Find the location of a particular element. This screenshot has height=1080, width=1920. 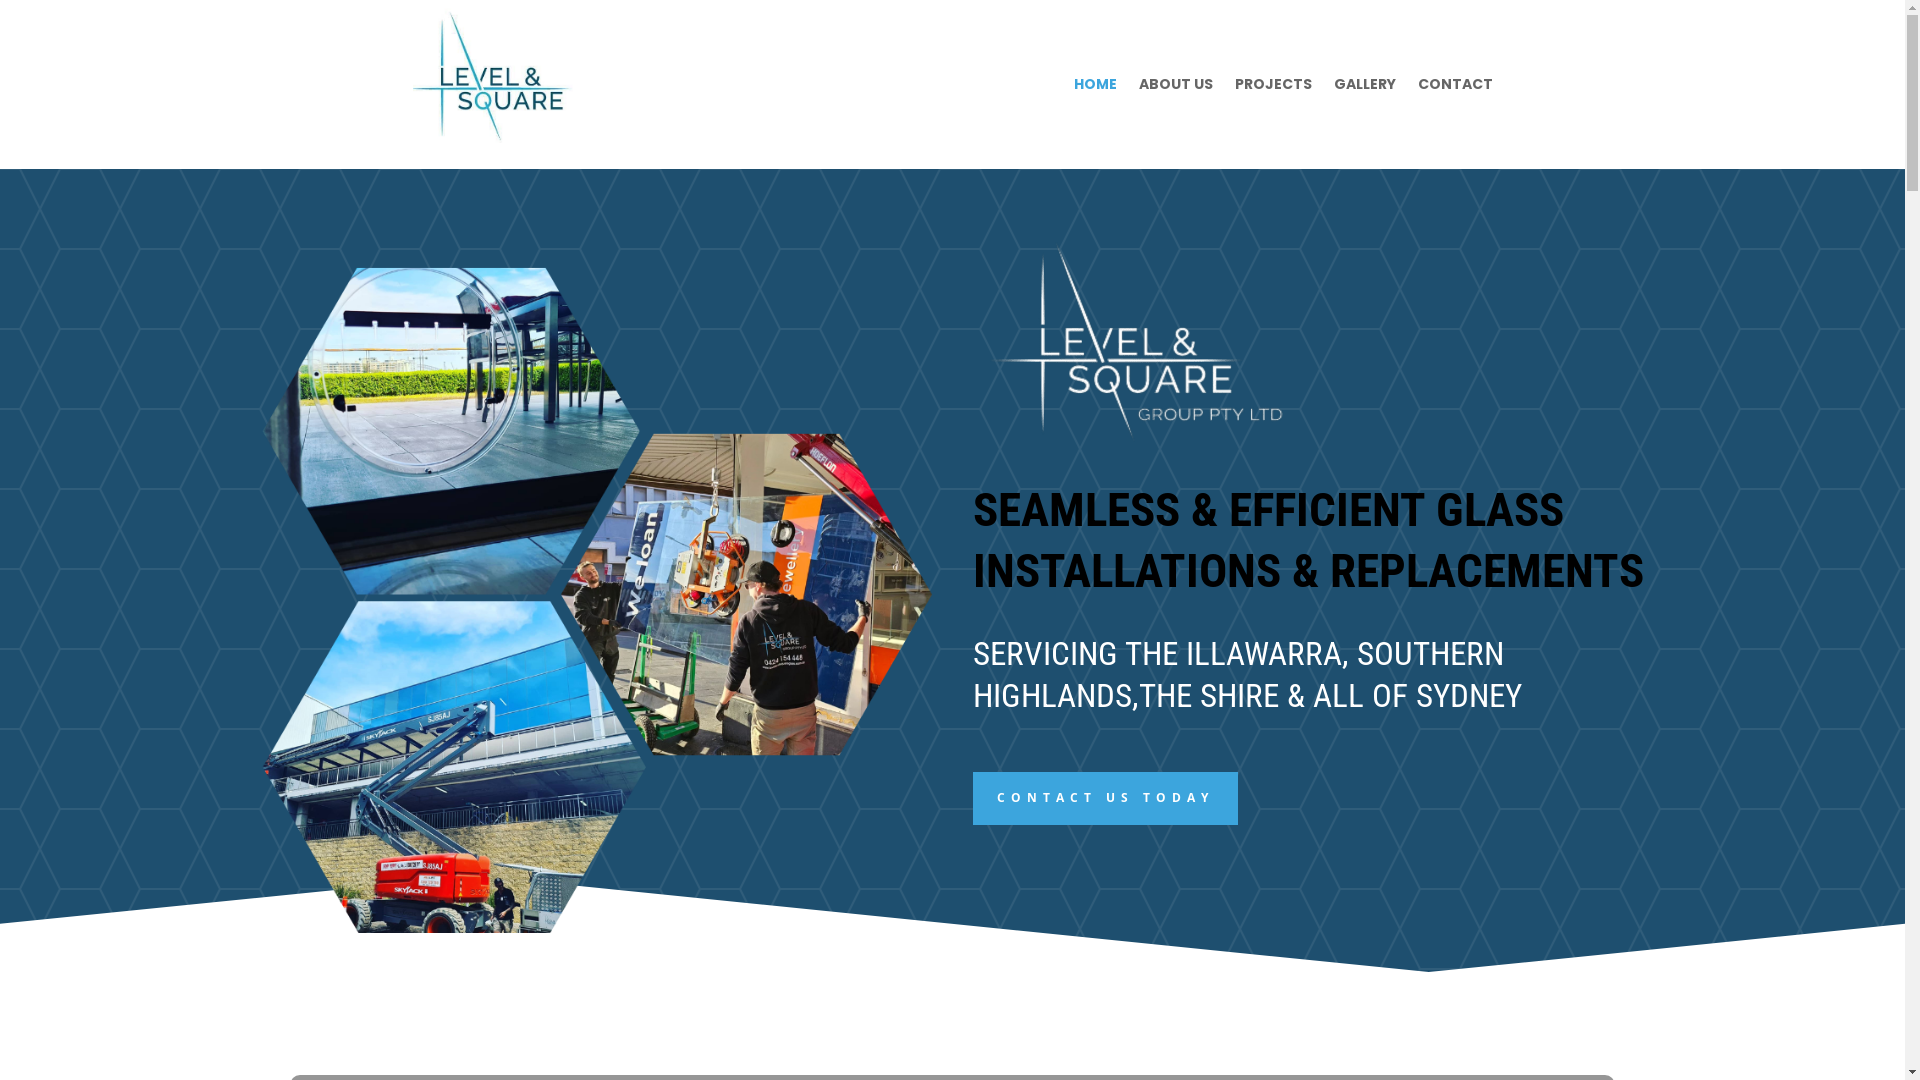

'PROJECTS' is located at coordinates (1232, 83).